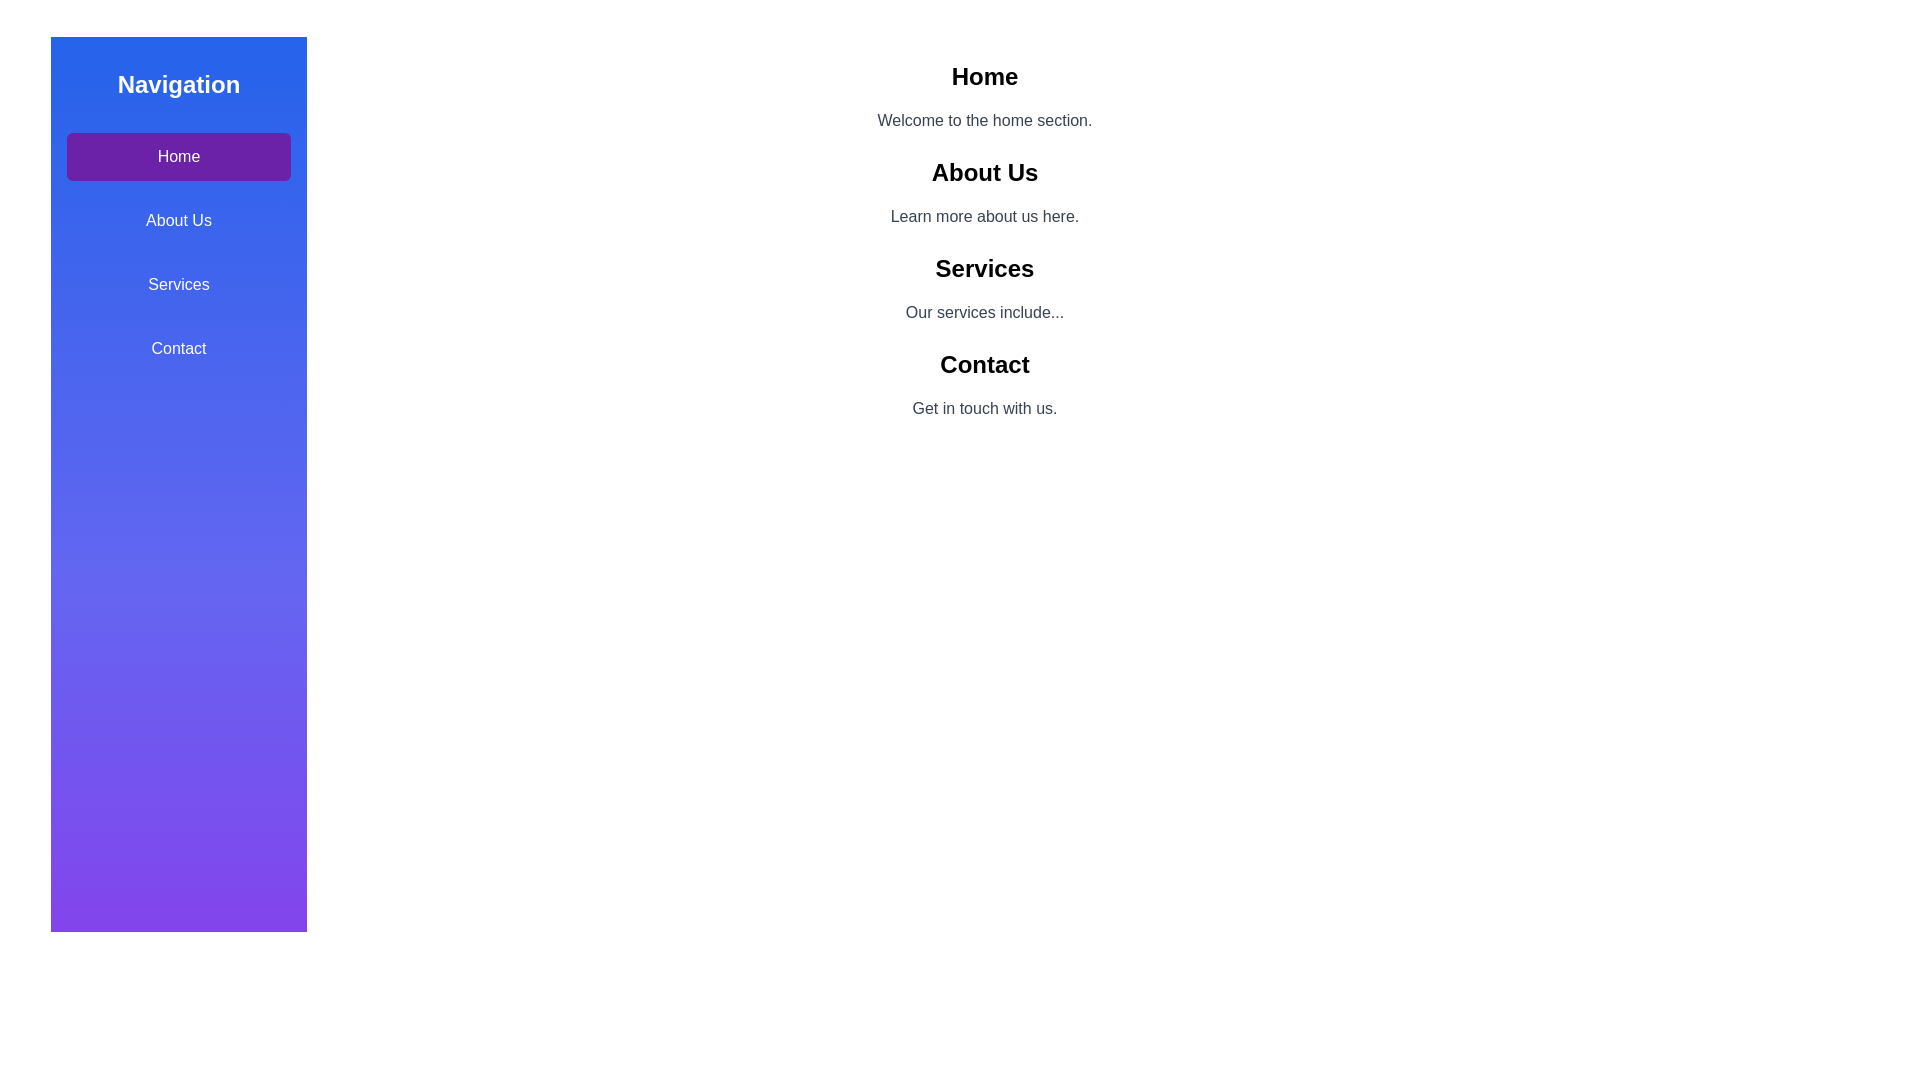 This screenshot has height=1080, width=1920. I want to click on the 'Contact' button, which is a rectangular button with a gradient blue background and white text, located beneath the 'Services' button in the vertical navigation menu, so click(178, 347).